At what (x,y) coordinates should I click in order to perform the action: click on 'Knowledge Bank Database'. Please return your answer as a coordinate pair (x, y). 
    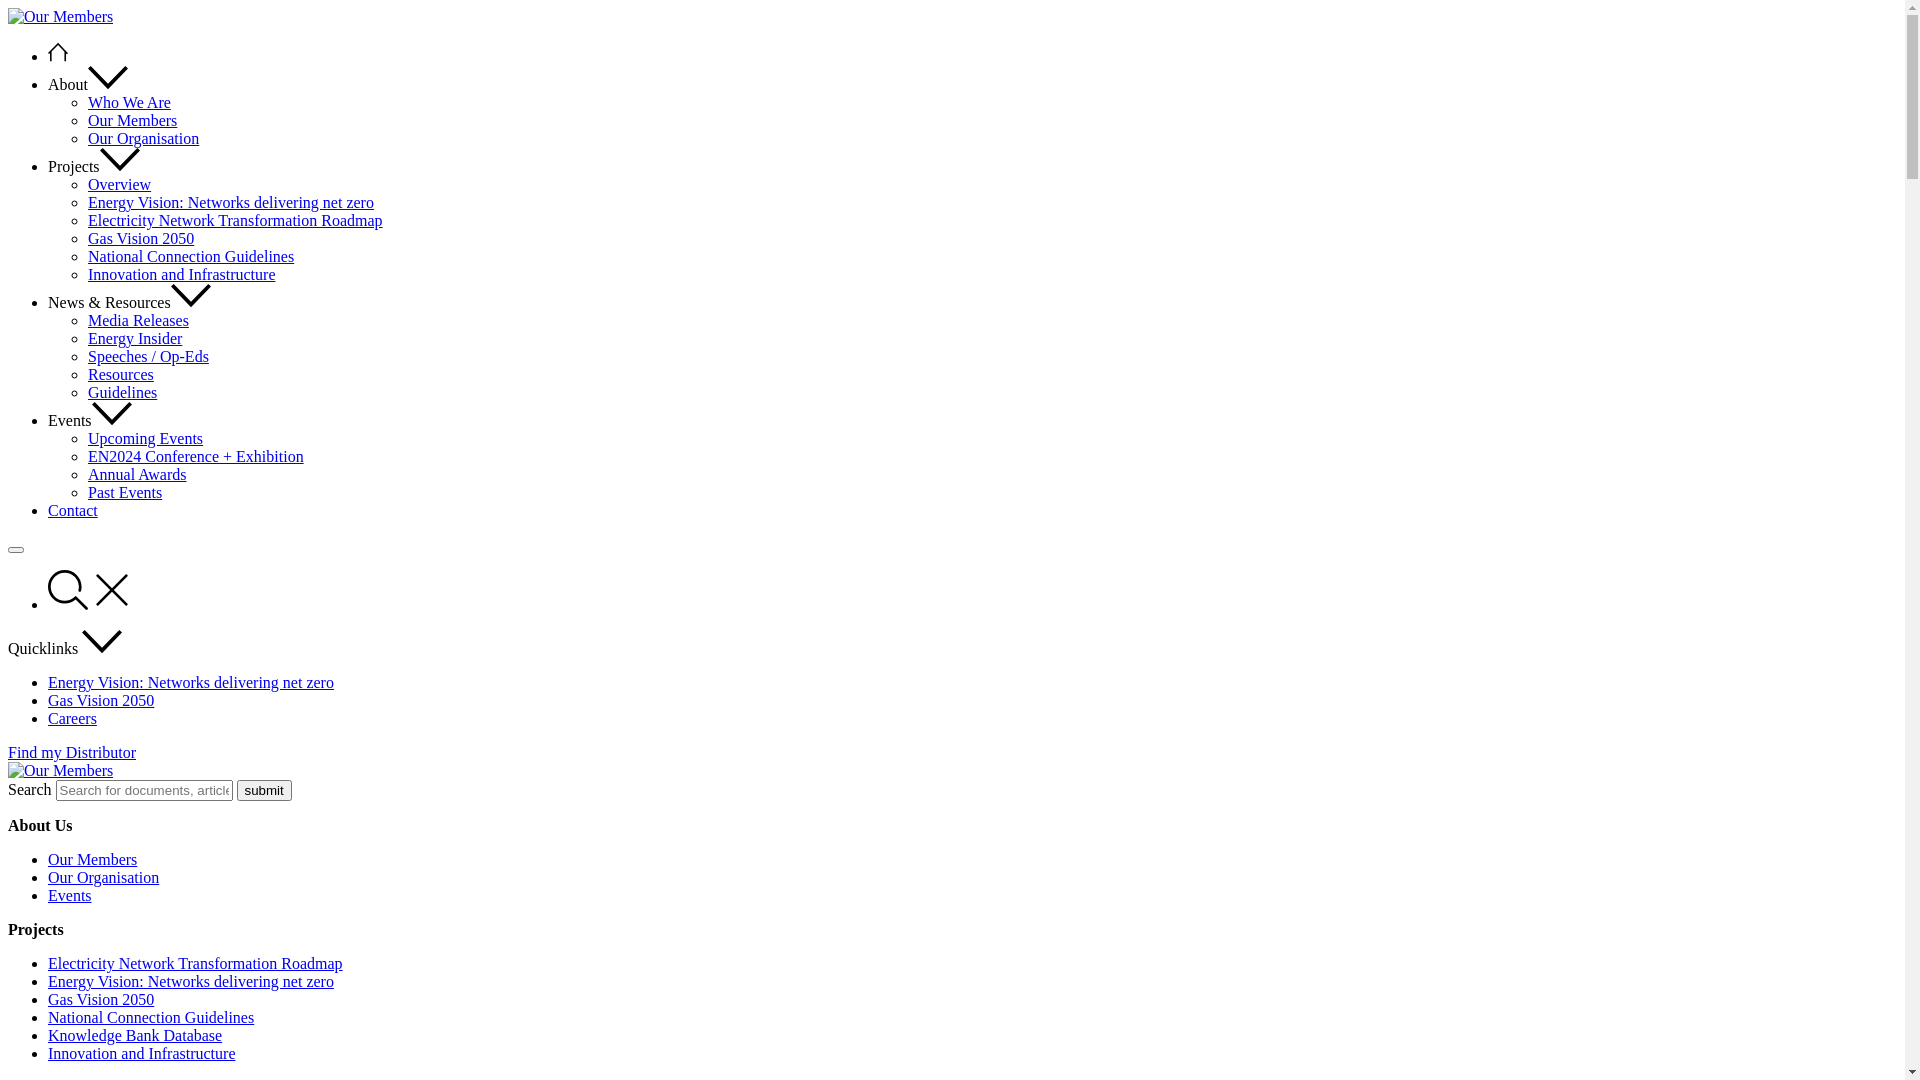
    Looking at the image, I should click on (133, 1035).